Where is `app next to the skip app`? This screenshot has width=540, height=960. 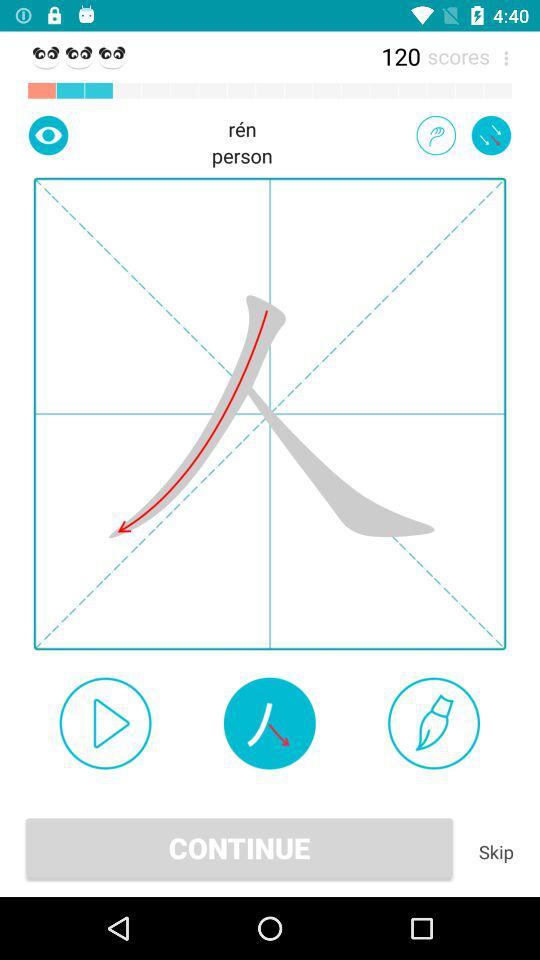
app next to the skip app is located at coordinates (239, 846).